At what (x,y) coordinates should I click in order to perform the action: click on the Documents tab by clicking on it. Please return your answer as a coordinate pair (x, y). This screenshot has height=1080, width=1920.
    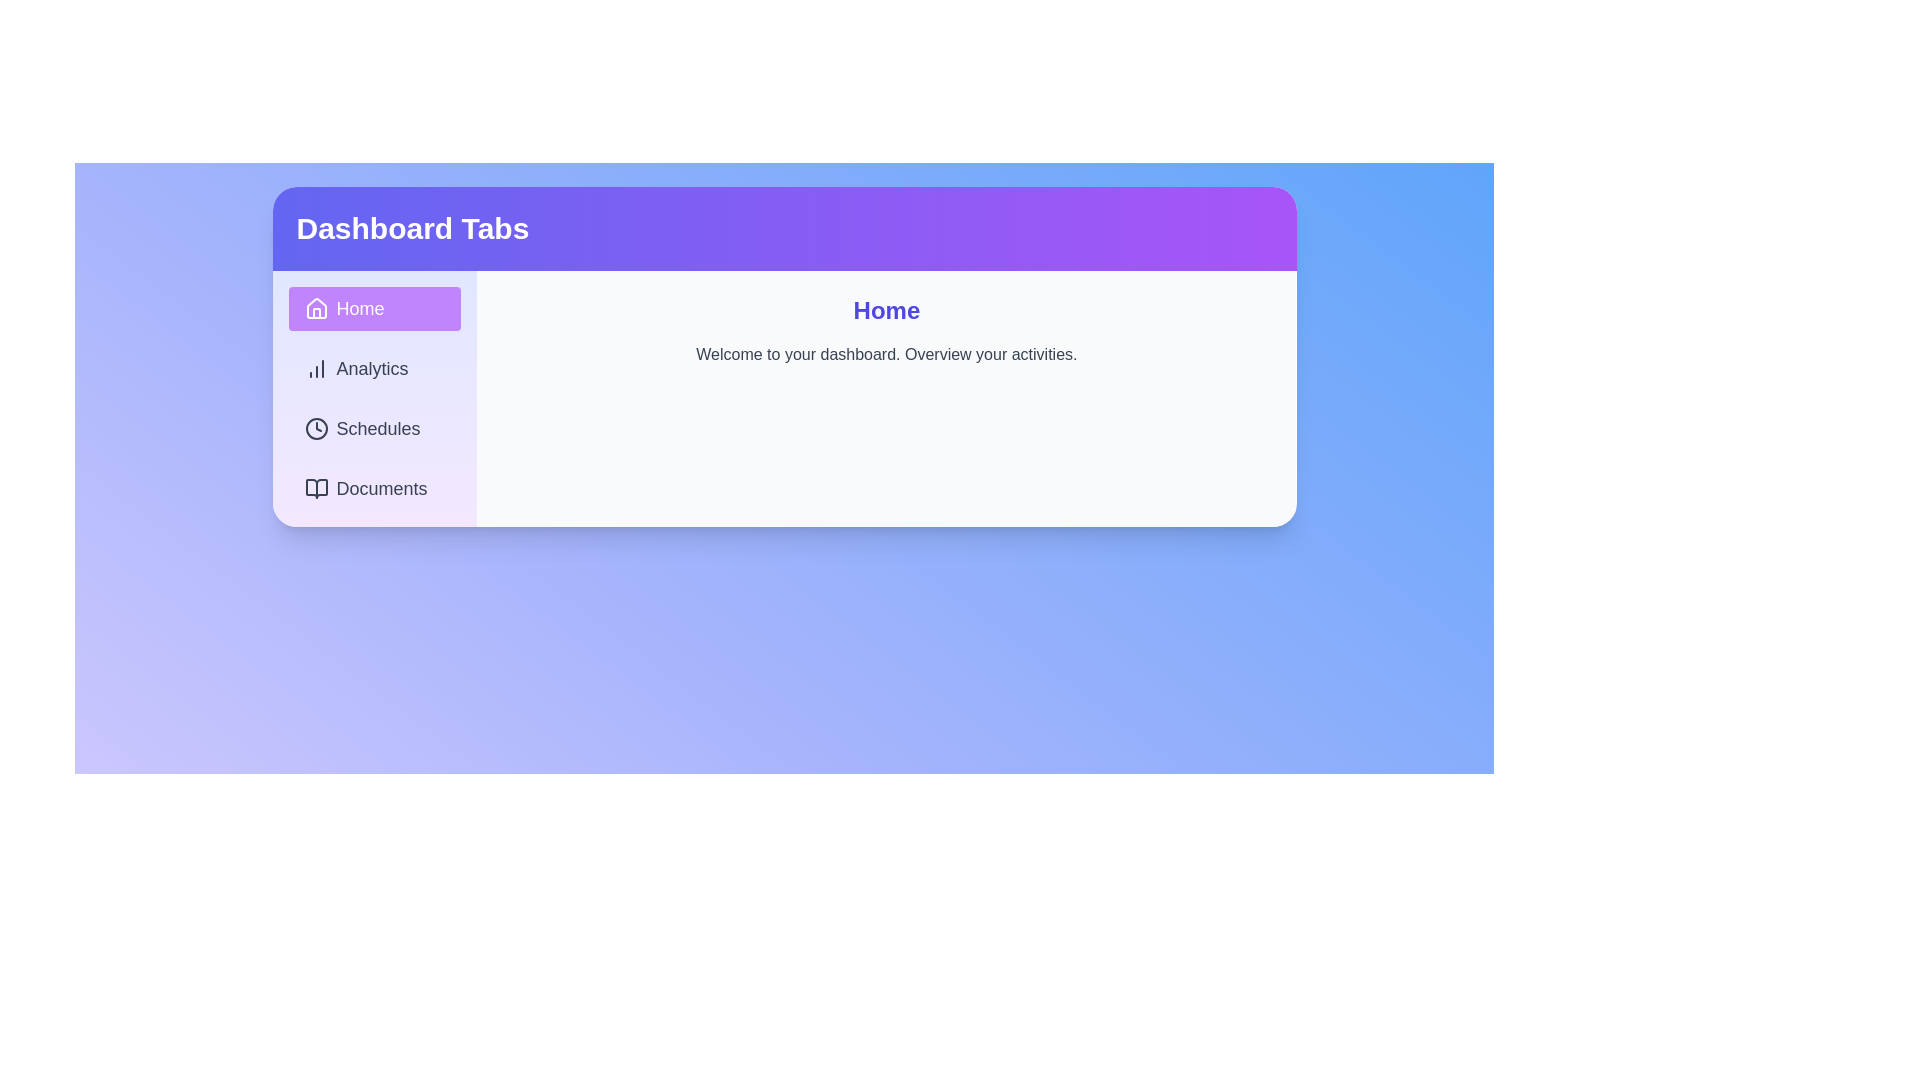
    Looking at the image, I should click on (374, 489).